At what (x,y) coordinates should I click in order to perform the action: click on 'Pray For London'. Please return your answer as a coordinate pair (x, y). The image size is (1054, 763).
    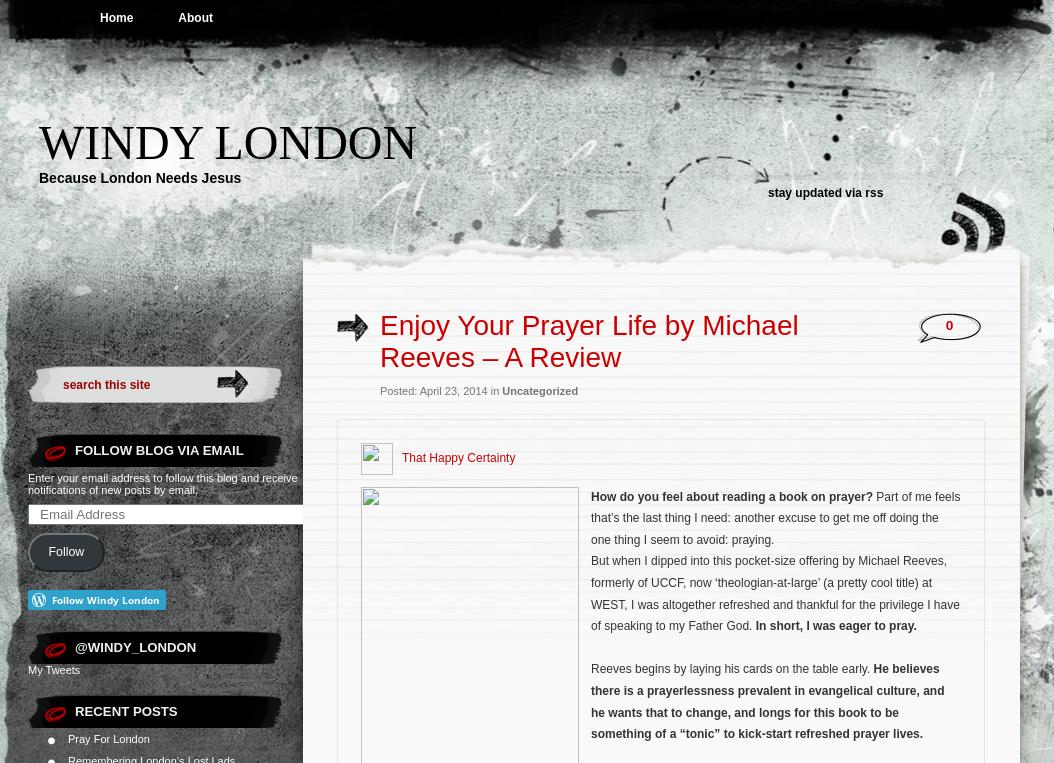
    Looking at the image, I should click on (66, 737).